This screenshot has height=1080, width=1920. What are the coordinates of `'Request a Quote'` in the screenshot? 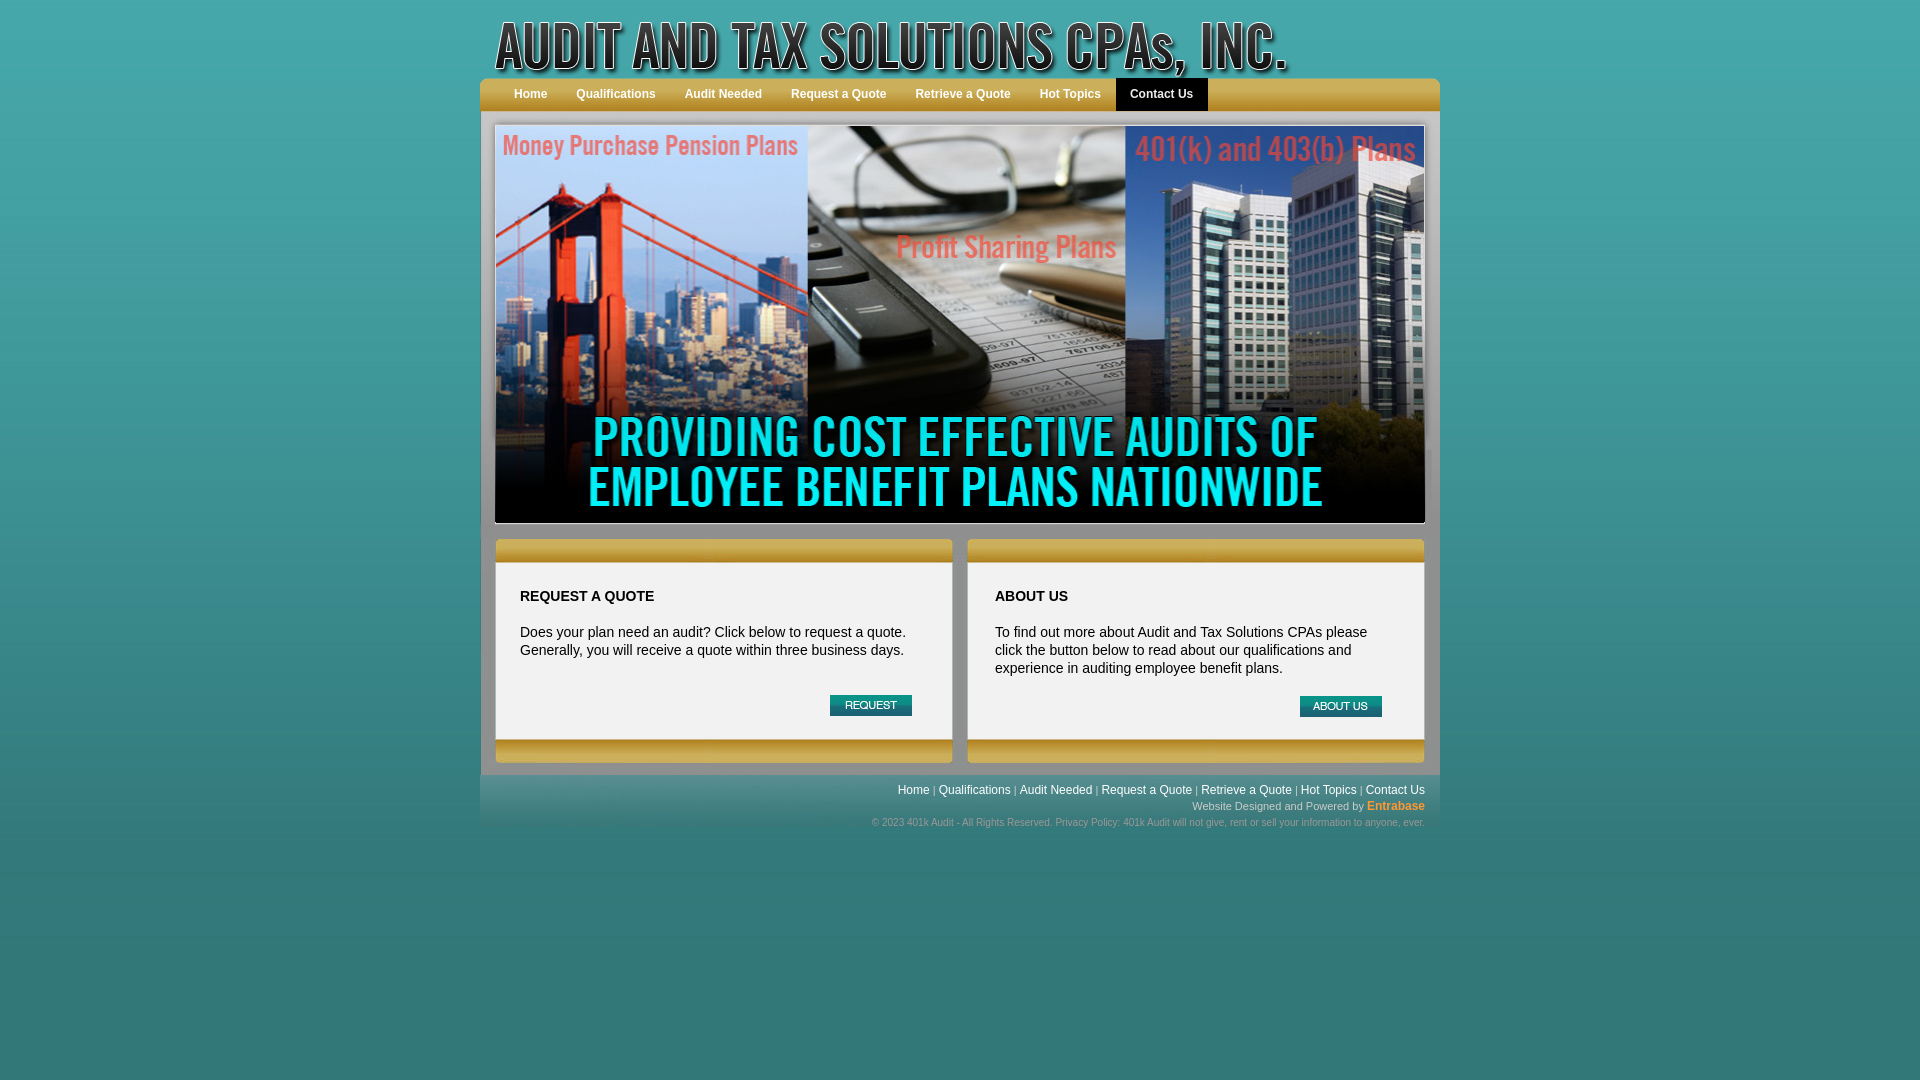 It's located at (1146, 789).